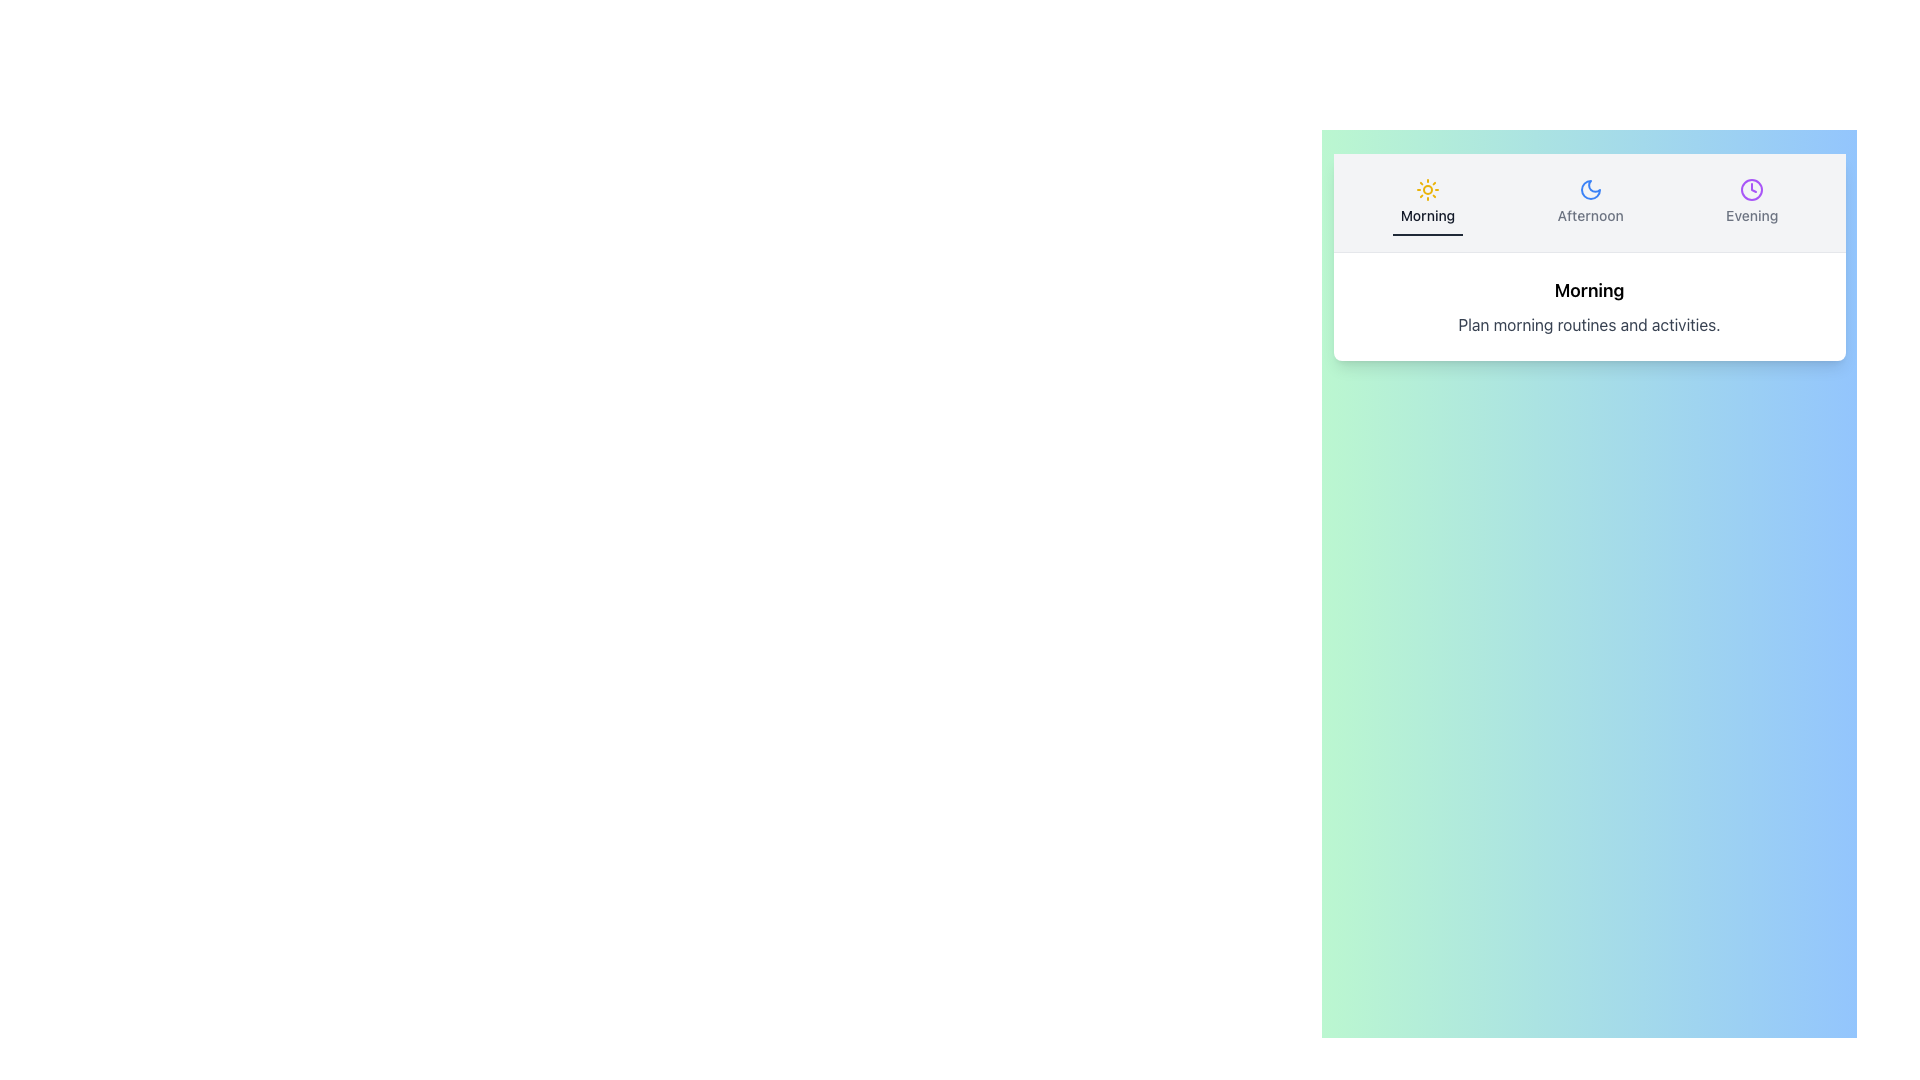 Image resolution: width=1920 pixels, height=1080 pixels. I want to click on the clock icon associated with the 'Evening' segment, so click(1751, 189).